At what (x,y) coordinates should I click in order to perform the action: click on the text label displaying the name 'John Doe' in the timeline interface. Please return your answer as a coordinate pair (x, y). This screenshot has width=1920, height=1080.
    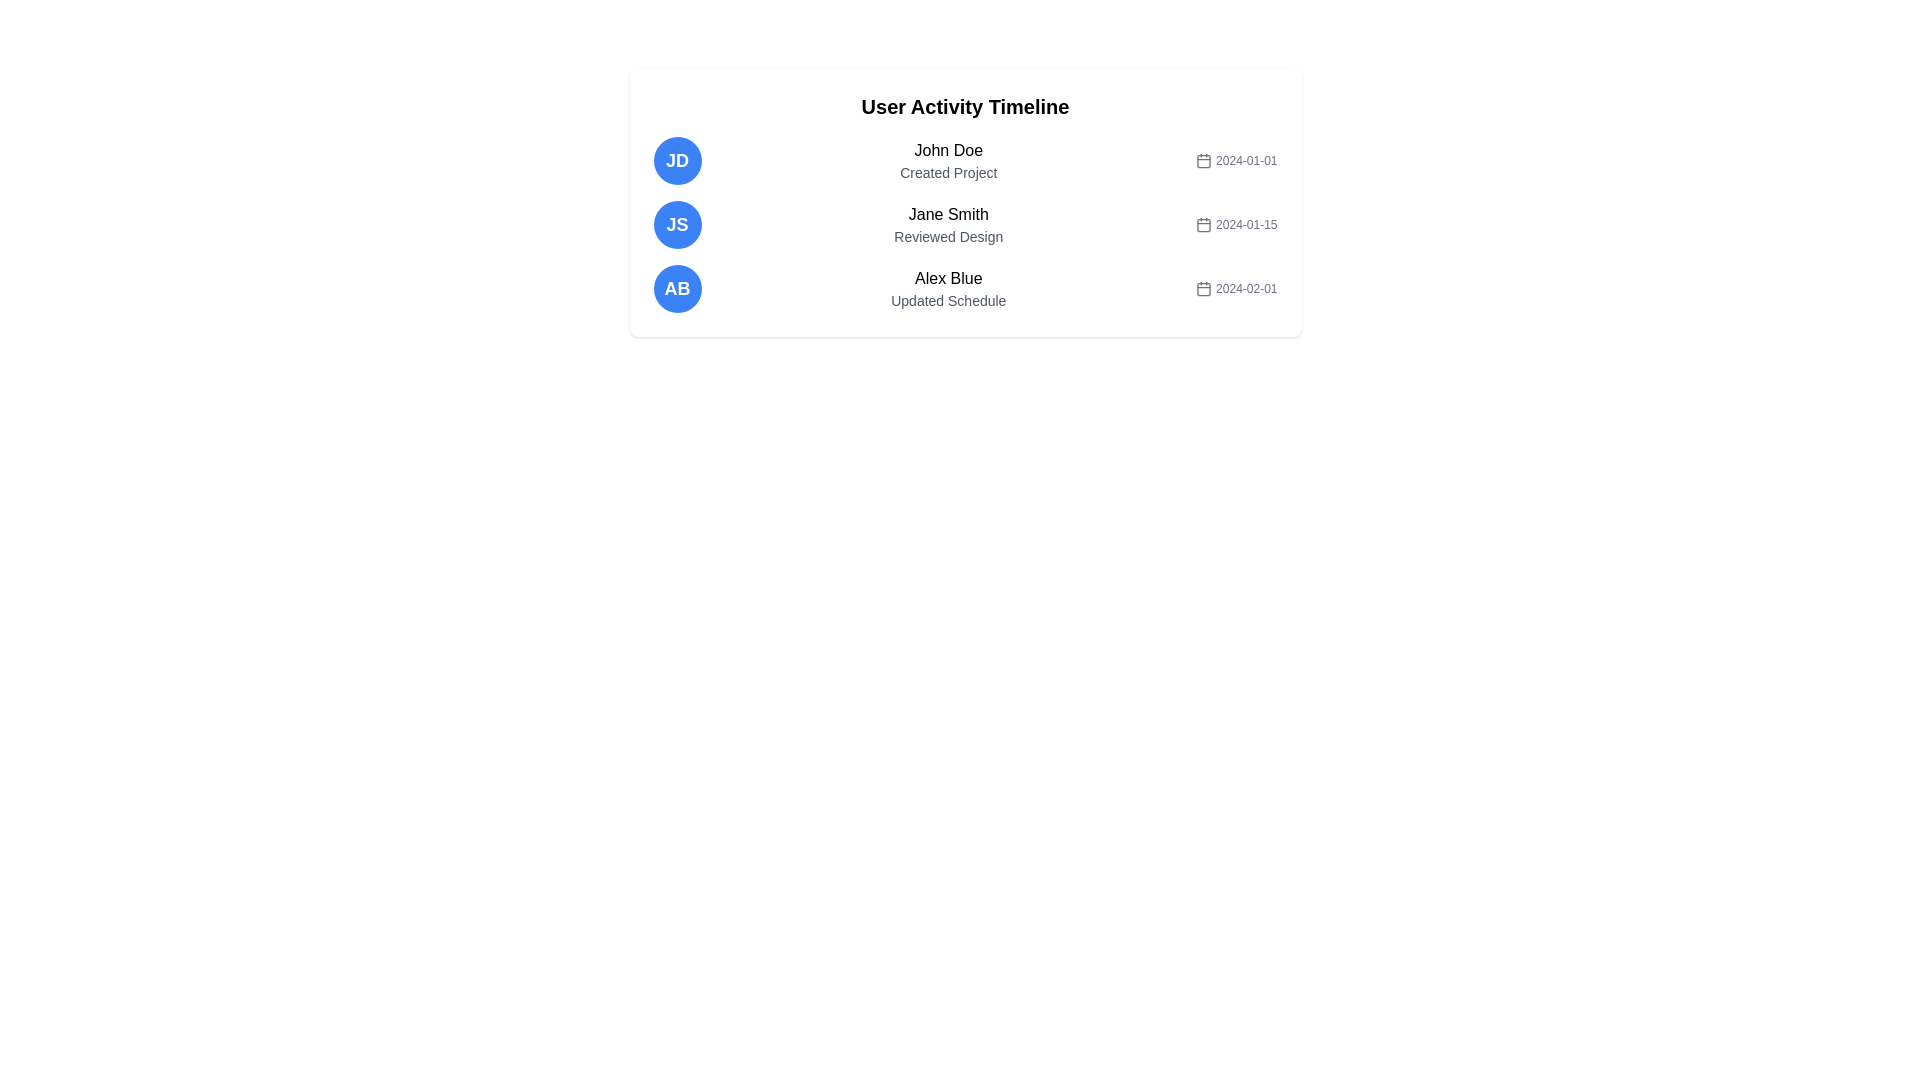
    Looking at the image, I should click on (947, 149).